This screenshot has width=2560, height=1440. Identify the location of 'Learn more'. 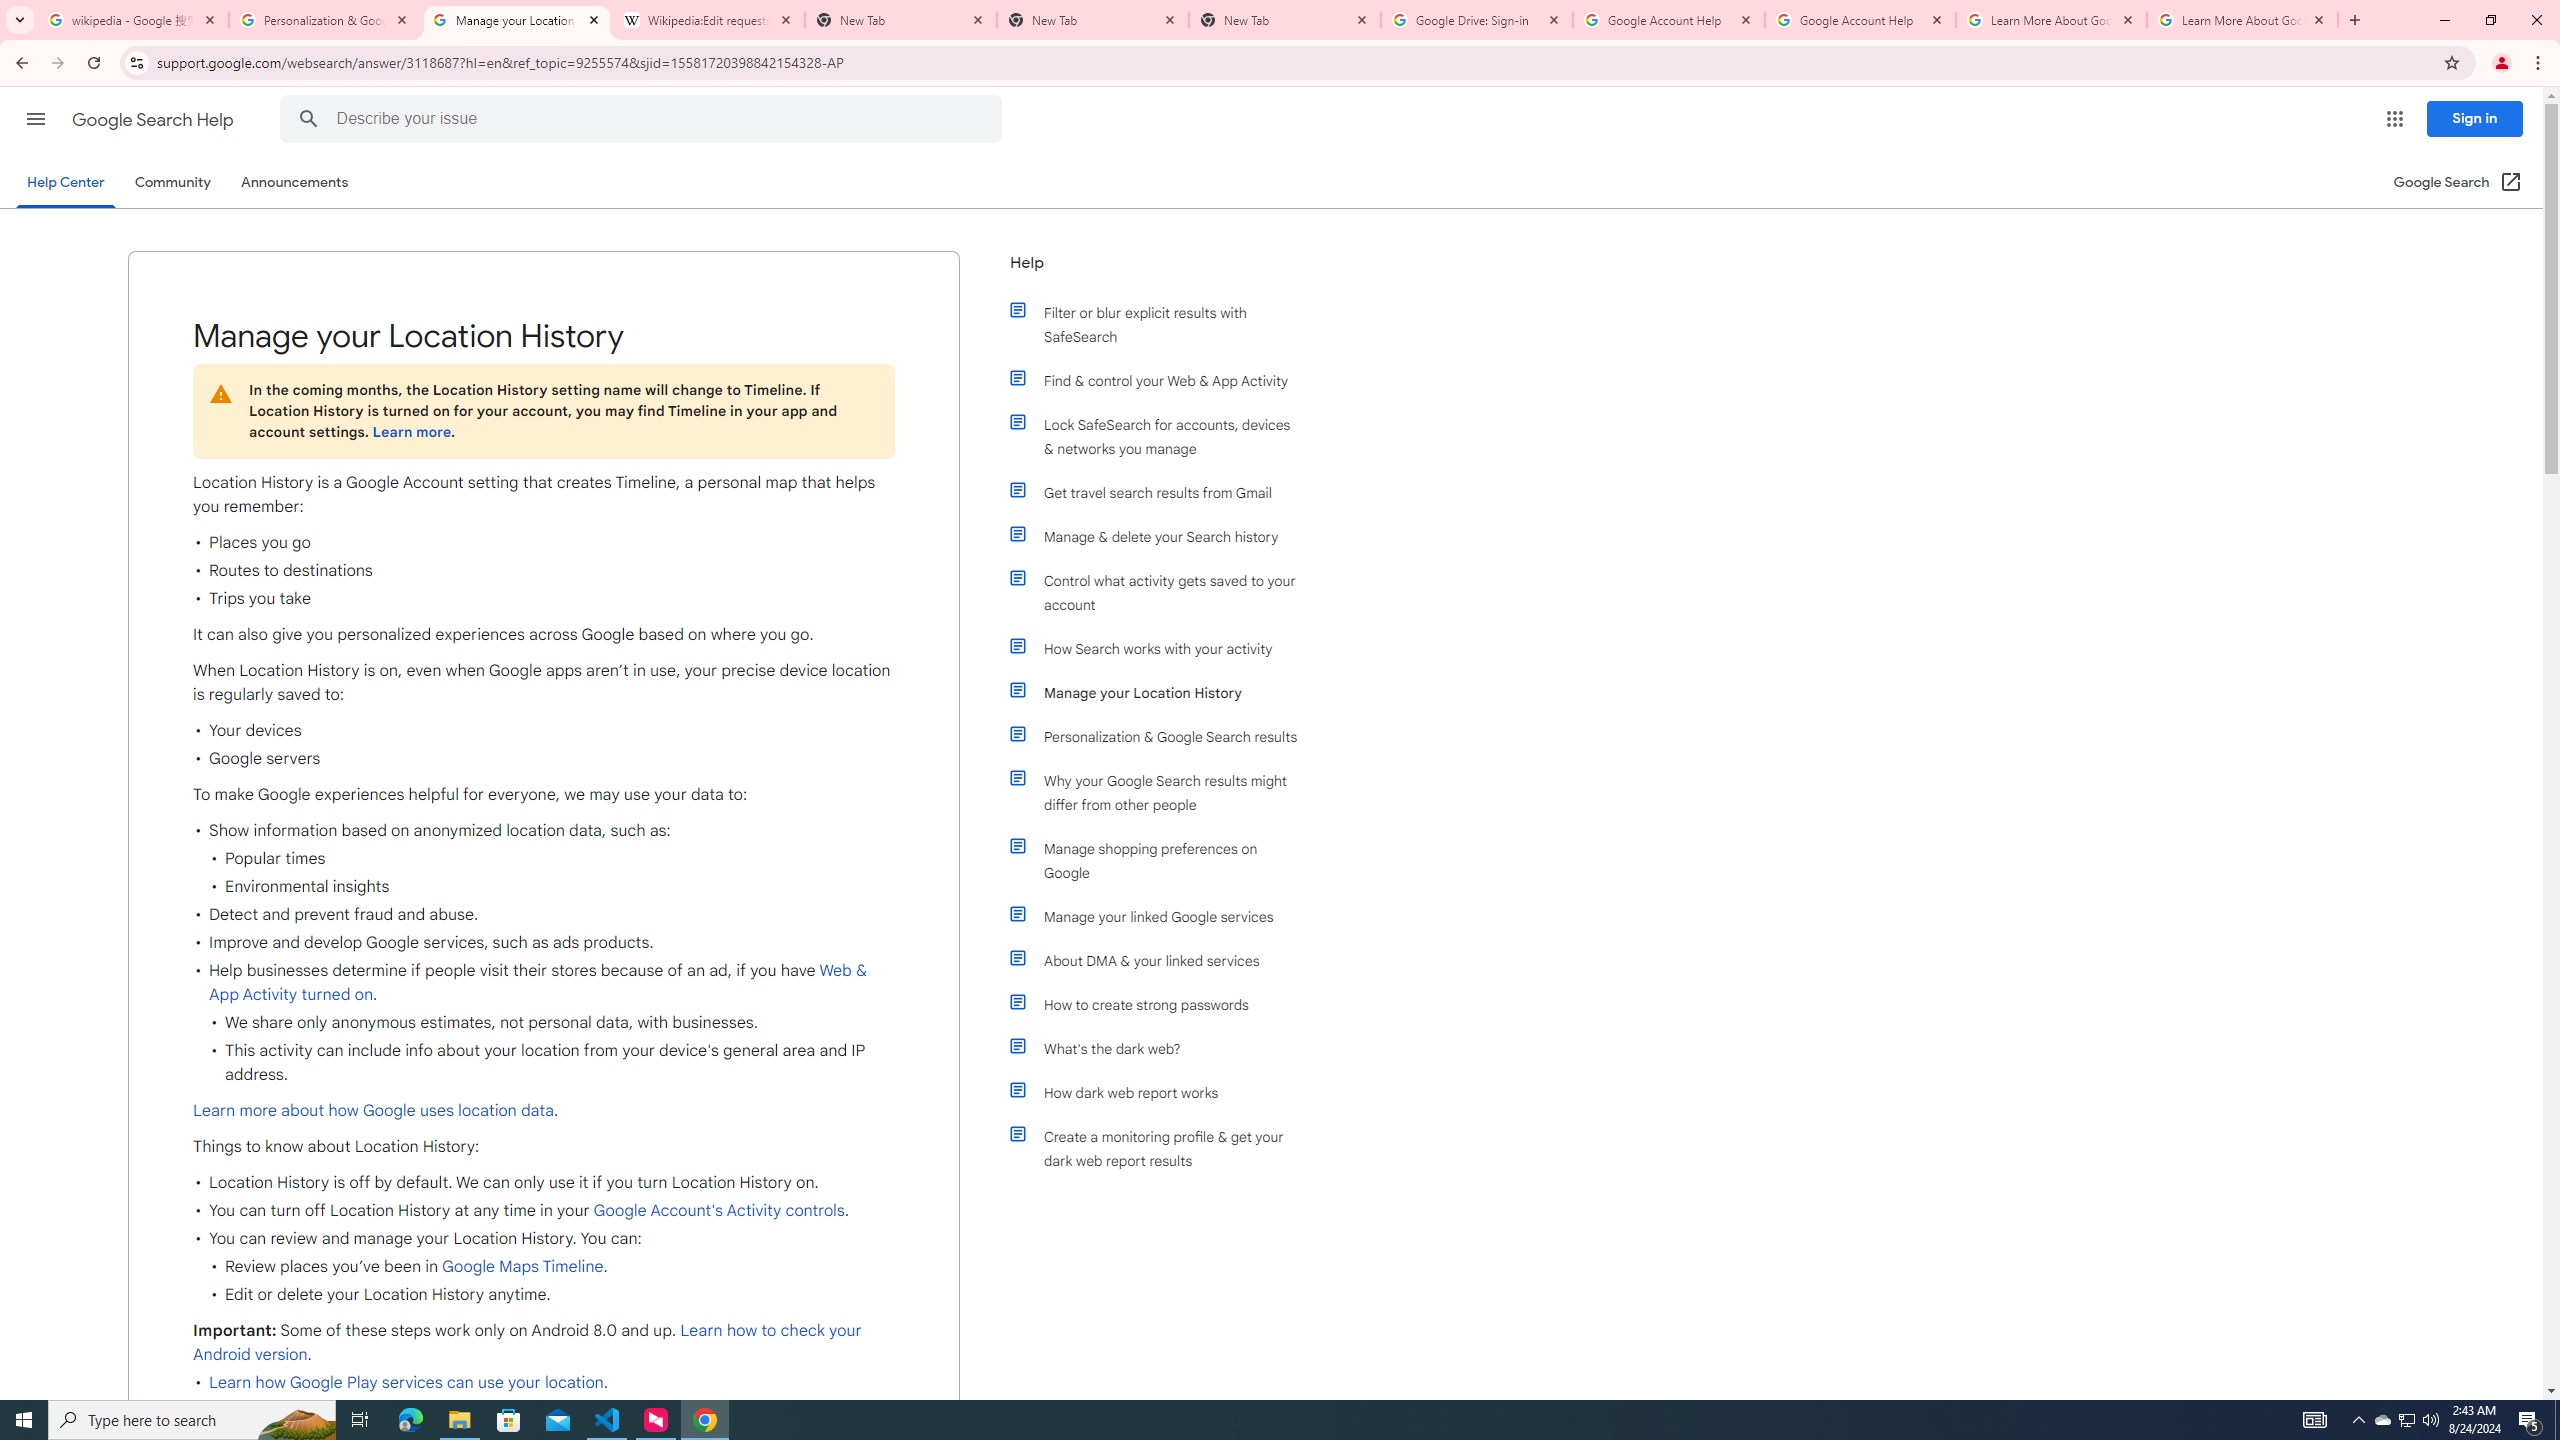
(409, 432).